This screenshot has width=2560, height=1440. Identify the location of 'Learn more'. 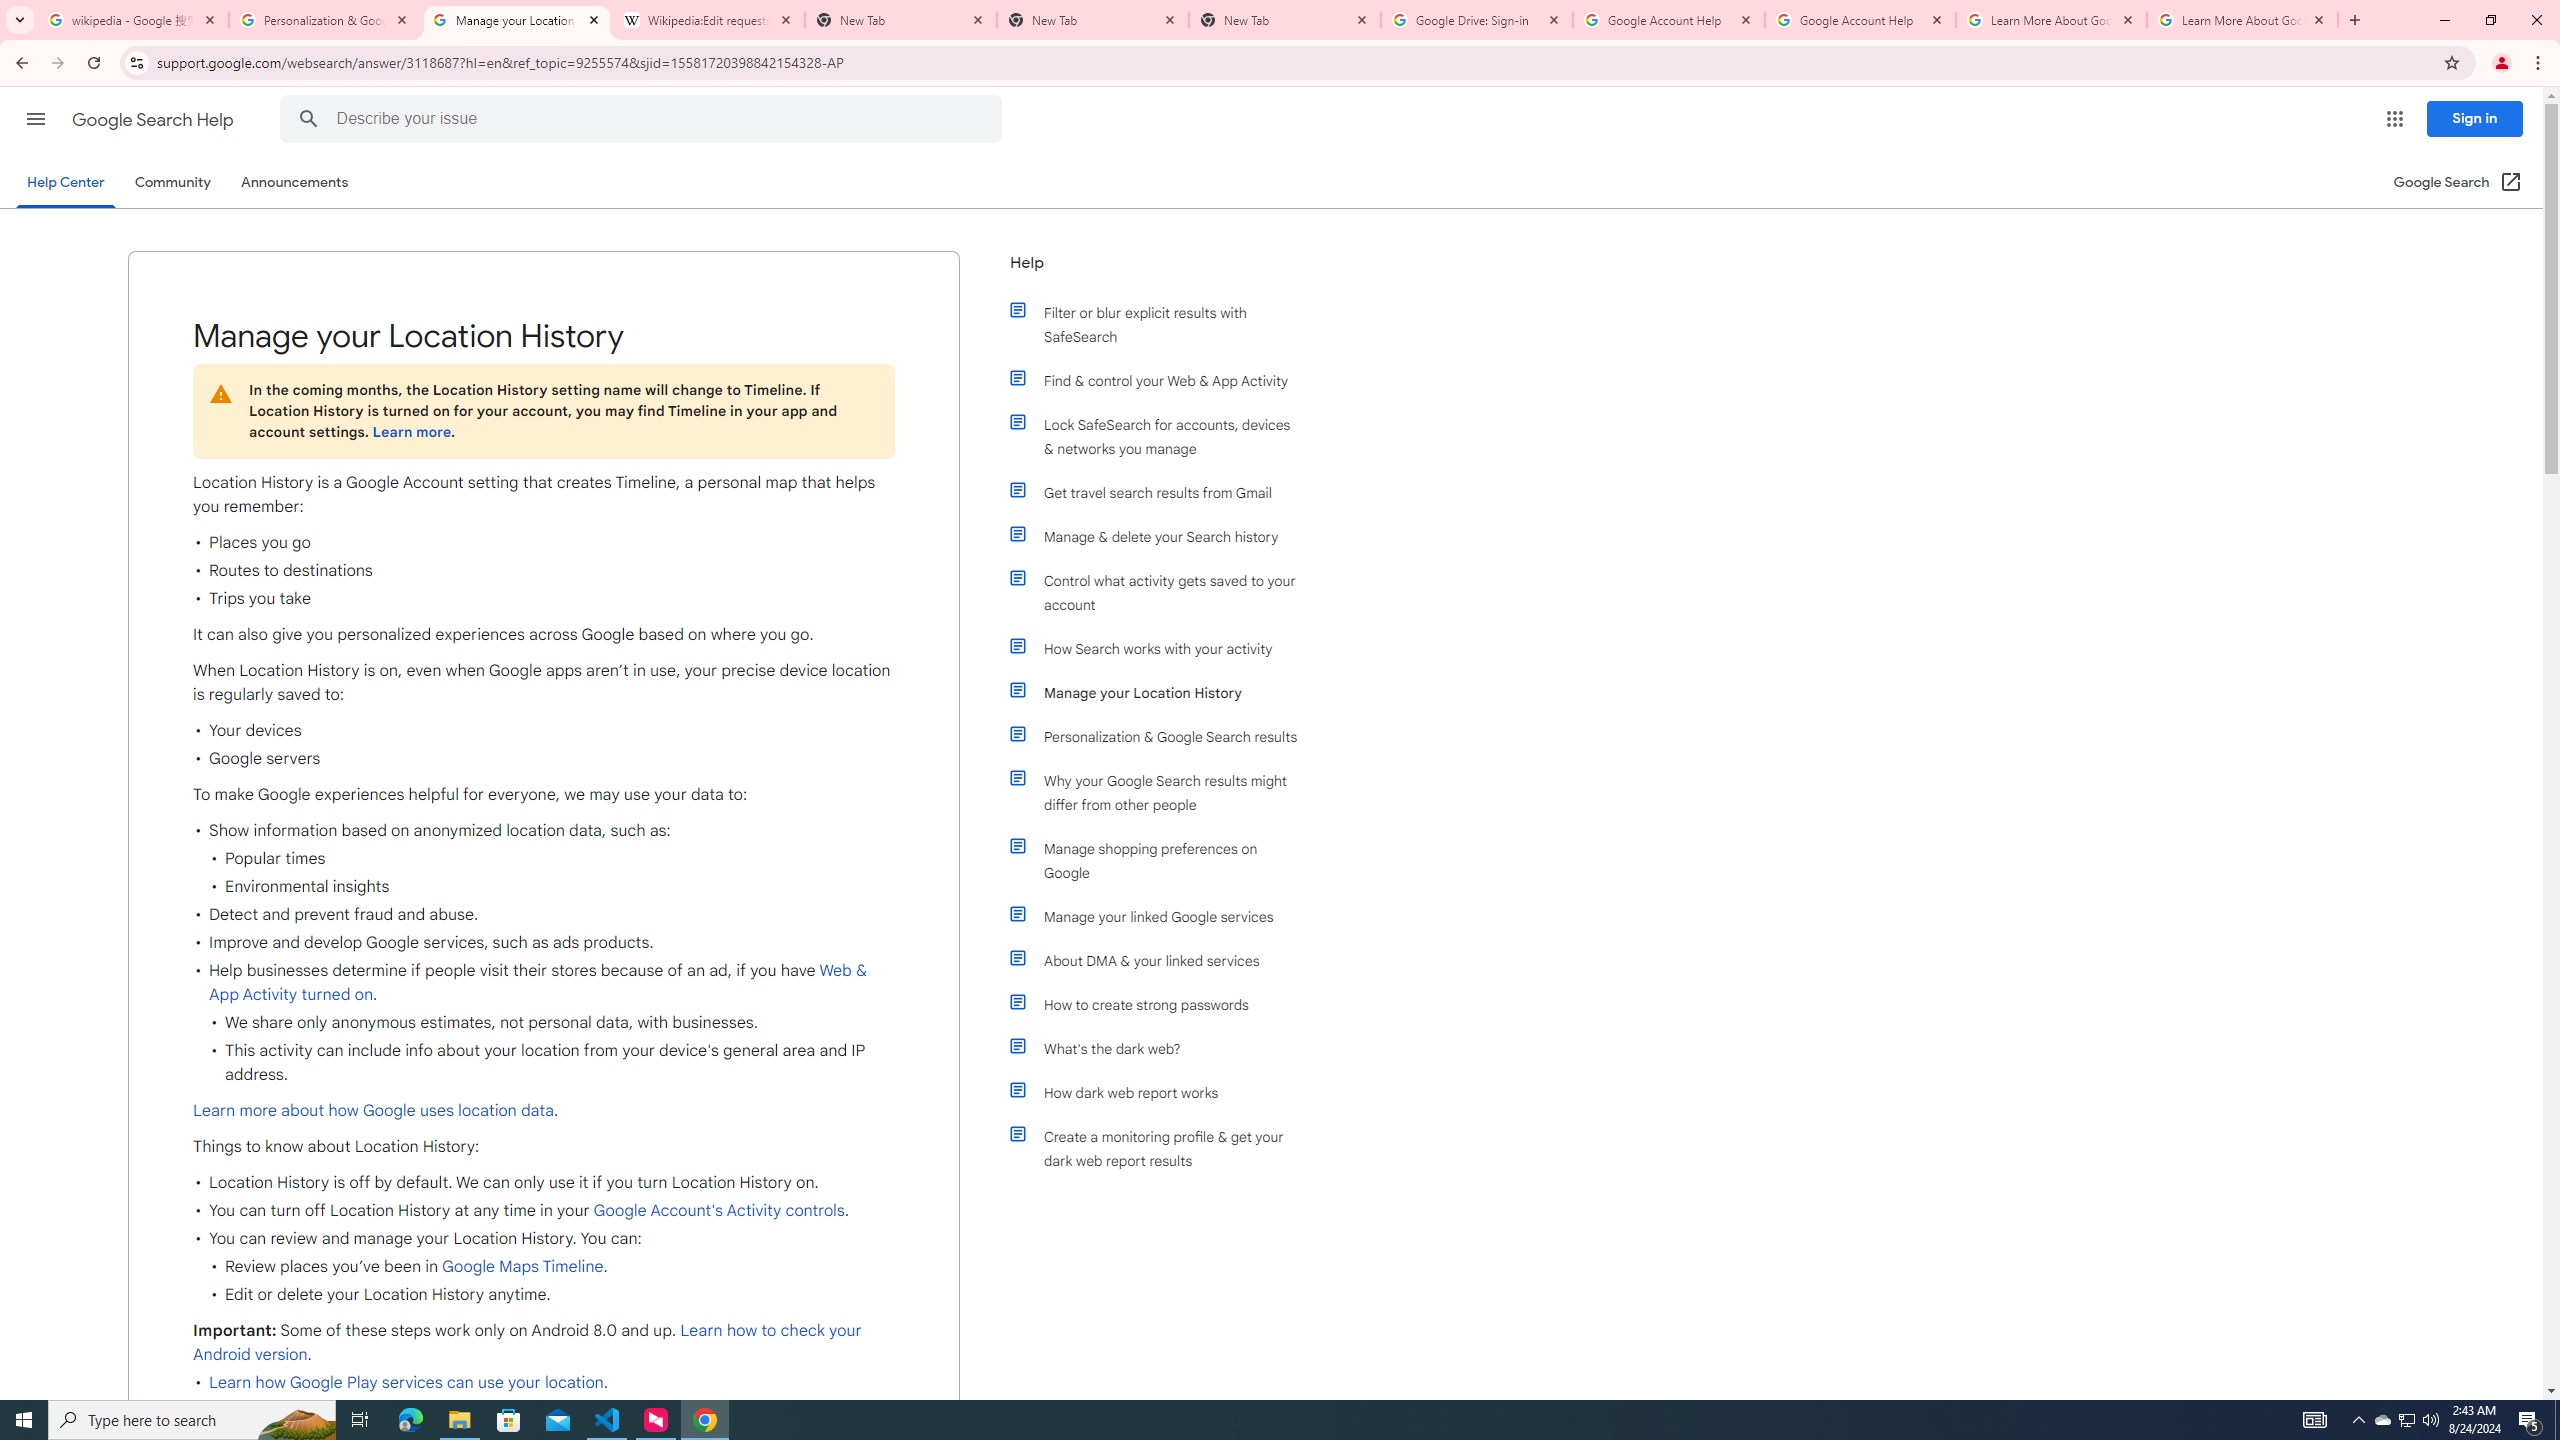
(409, 432).